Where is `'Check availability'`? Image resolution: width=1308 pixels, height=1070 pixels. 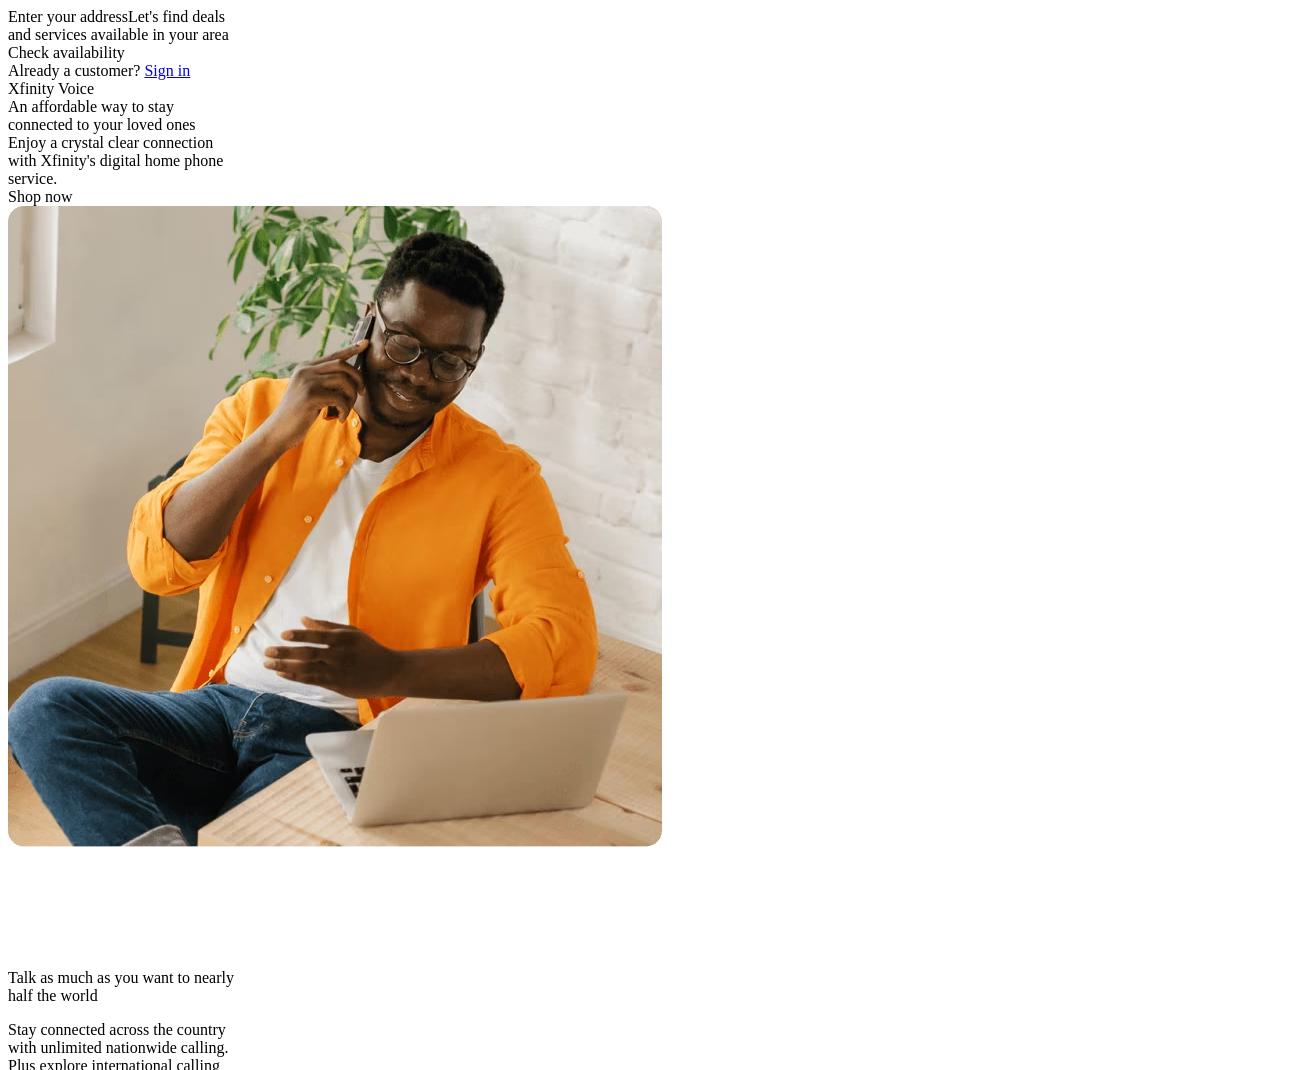
'Check availability' is located at coordinates (66, 51).